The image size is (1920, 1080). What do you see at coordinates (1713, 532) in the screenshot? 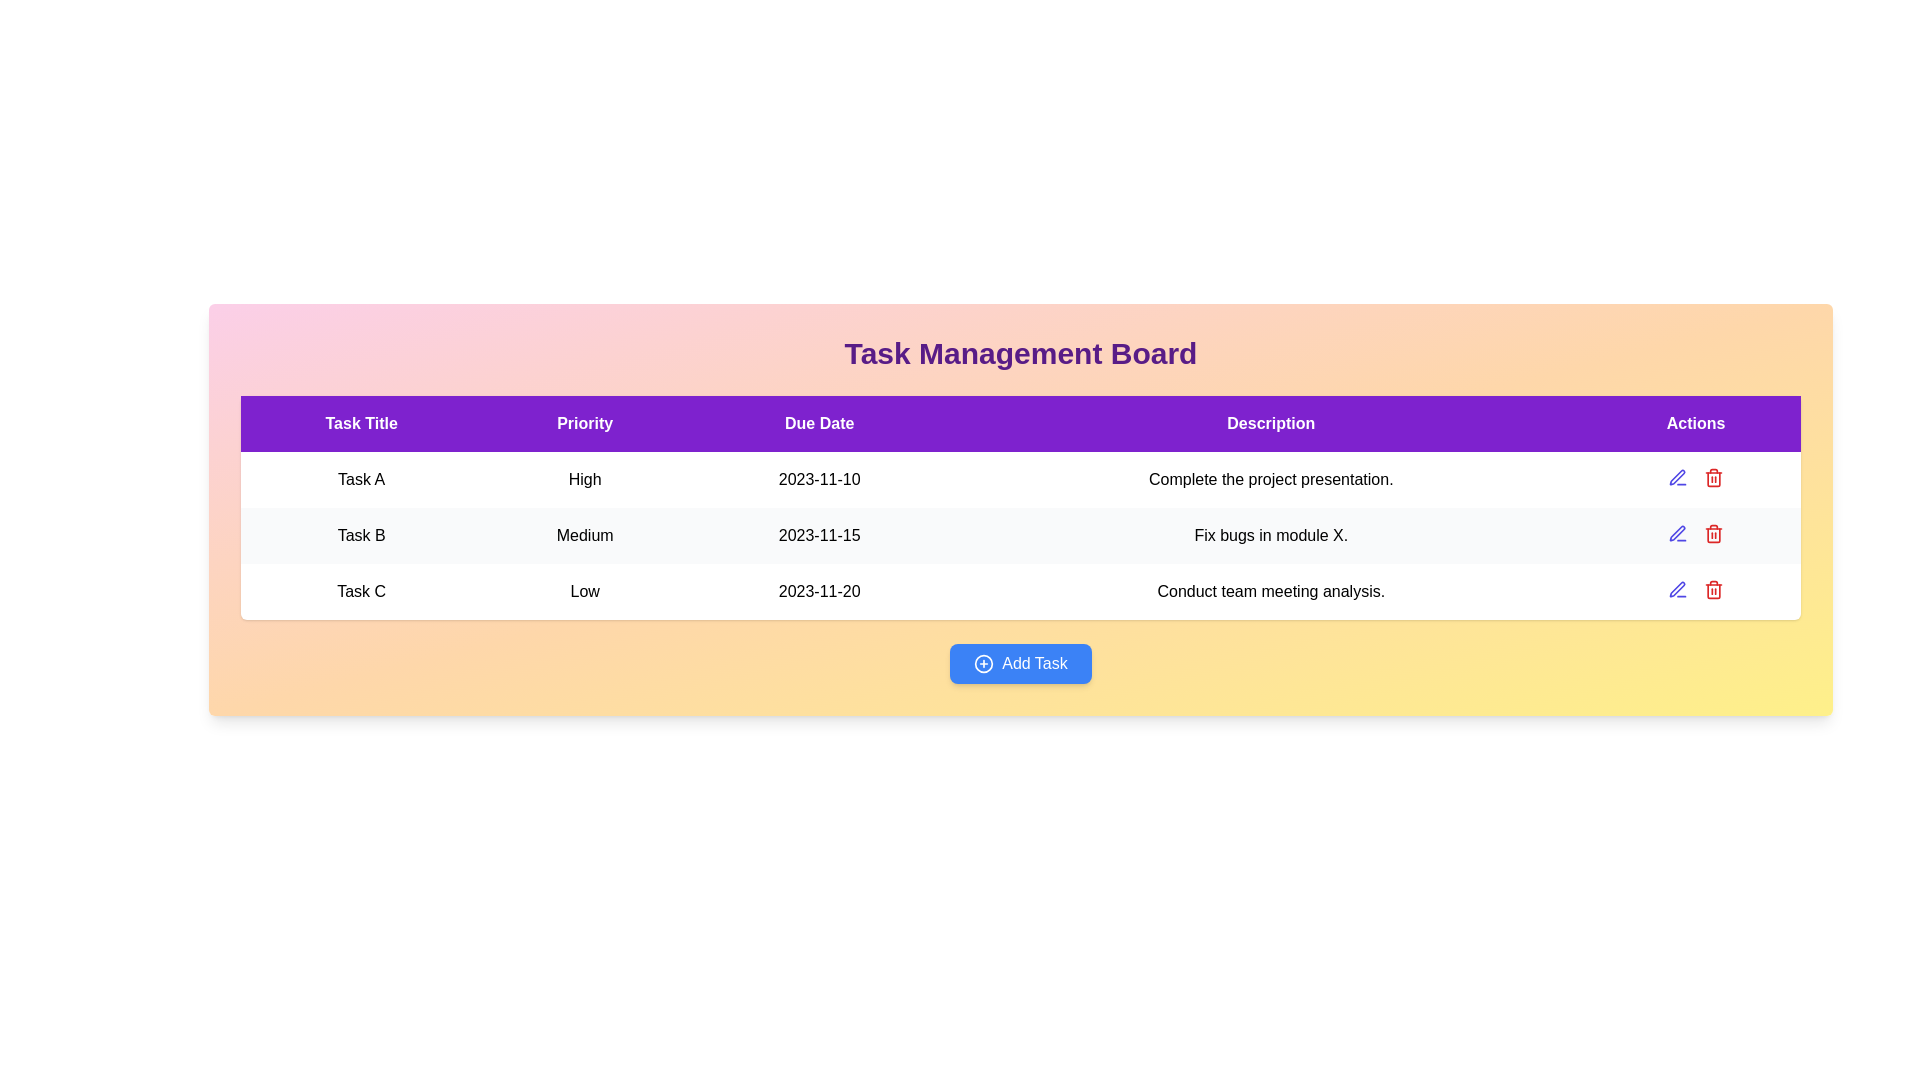
I see `the red trash can icon button located in the third row of the 'Actions' column of the task table` at bounding box center [1713, 532].